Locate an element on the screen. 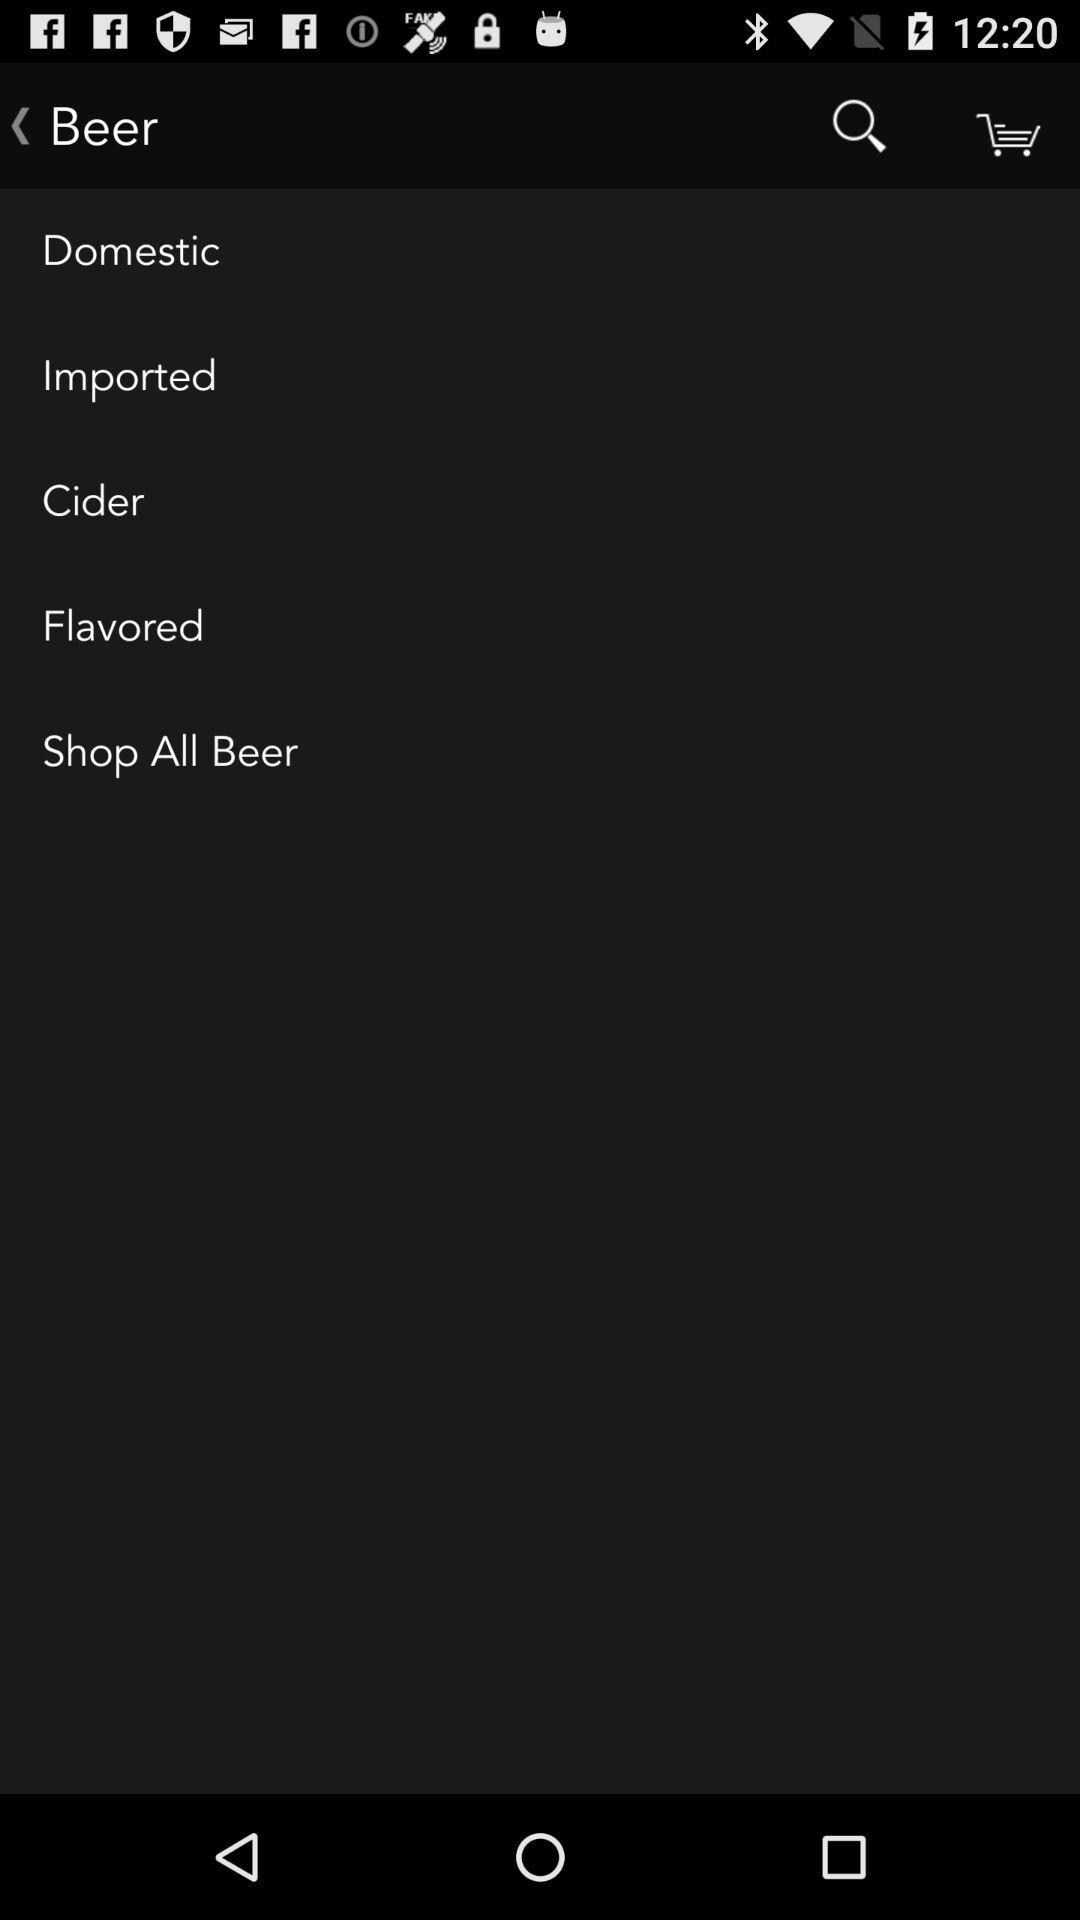  the item above flavored is located at coordinates (540, 502).